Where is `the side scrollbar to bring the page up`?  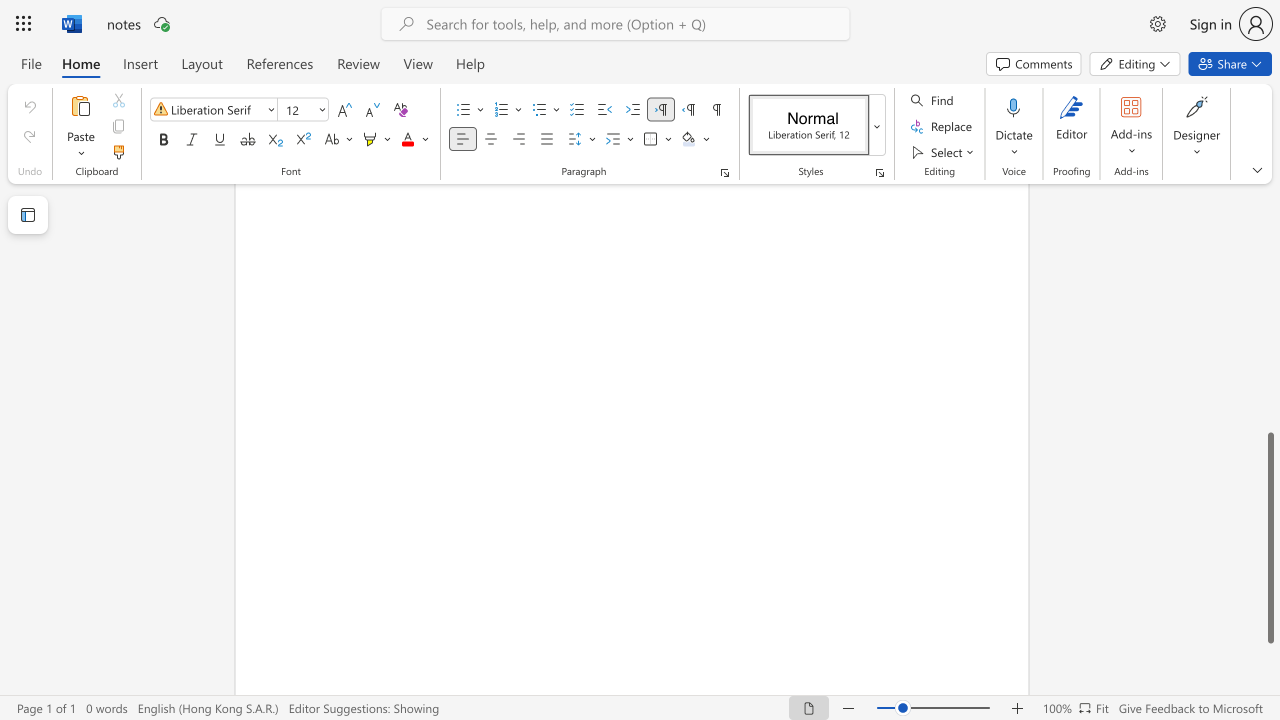 the side scrollbar to bring the page up is located at coordinates (1269, 310).